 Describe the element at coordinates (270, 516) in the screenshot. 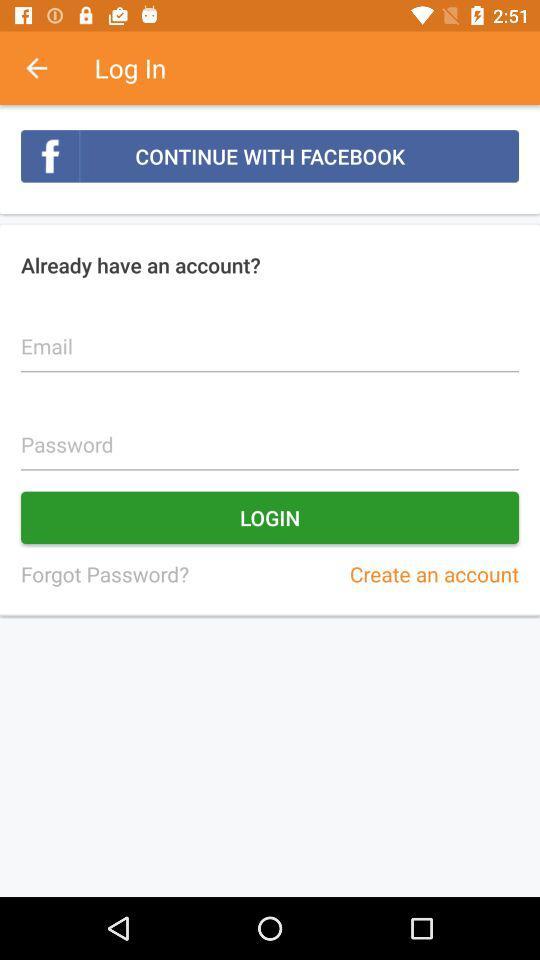

I see `login icon` at that location.